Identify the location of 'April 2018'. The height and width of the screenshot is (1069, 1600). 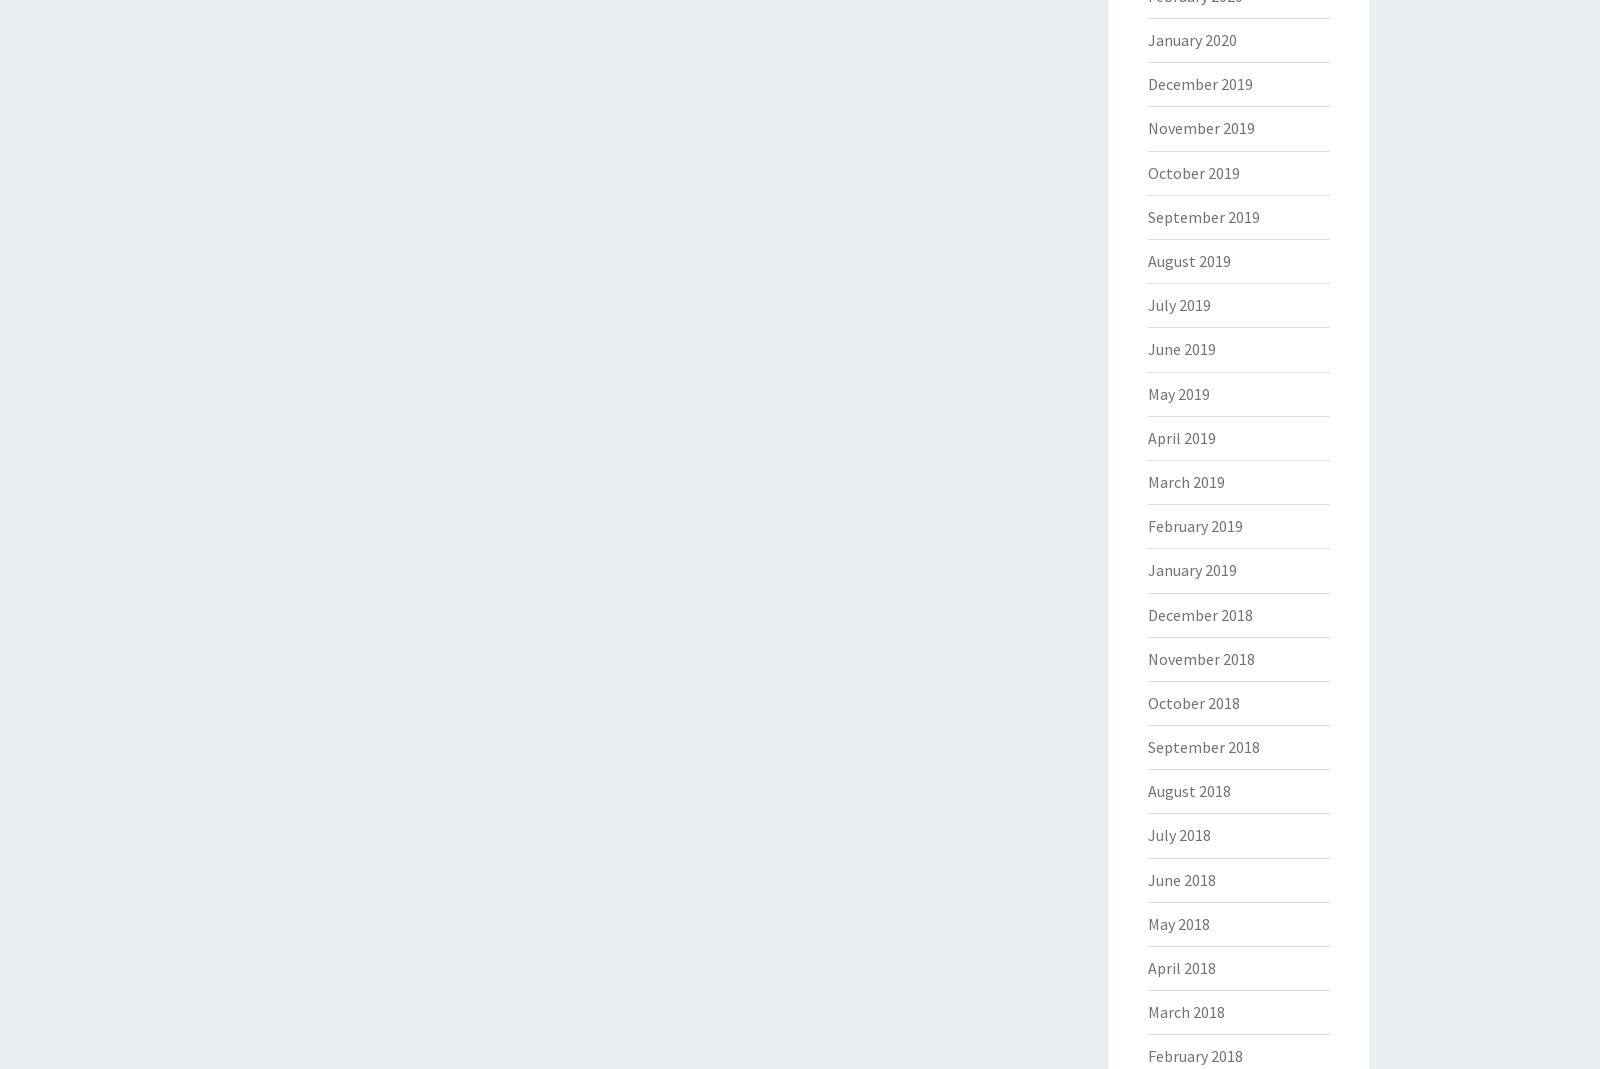
(1147, 967).